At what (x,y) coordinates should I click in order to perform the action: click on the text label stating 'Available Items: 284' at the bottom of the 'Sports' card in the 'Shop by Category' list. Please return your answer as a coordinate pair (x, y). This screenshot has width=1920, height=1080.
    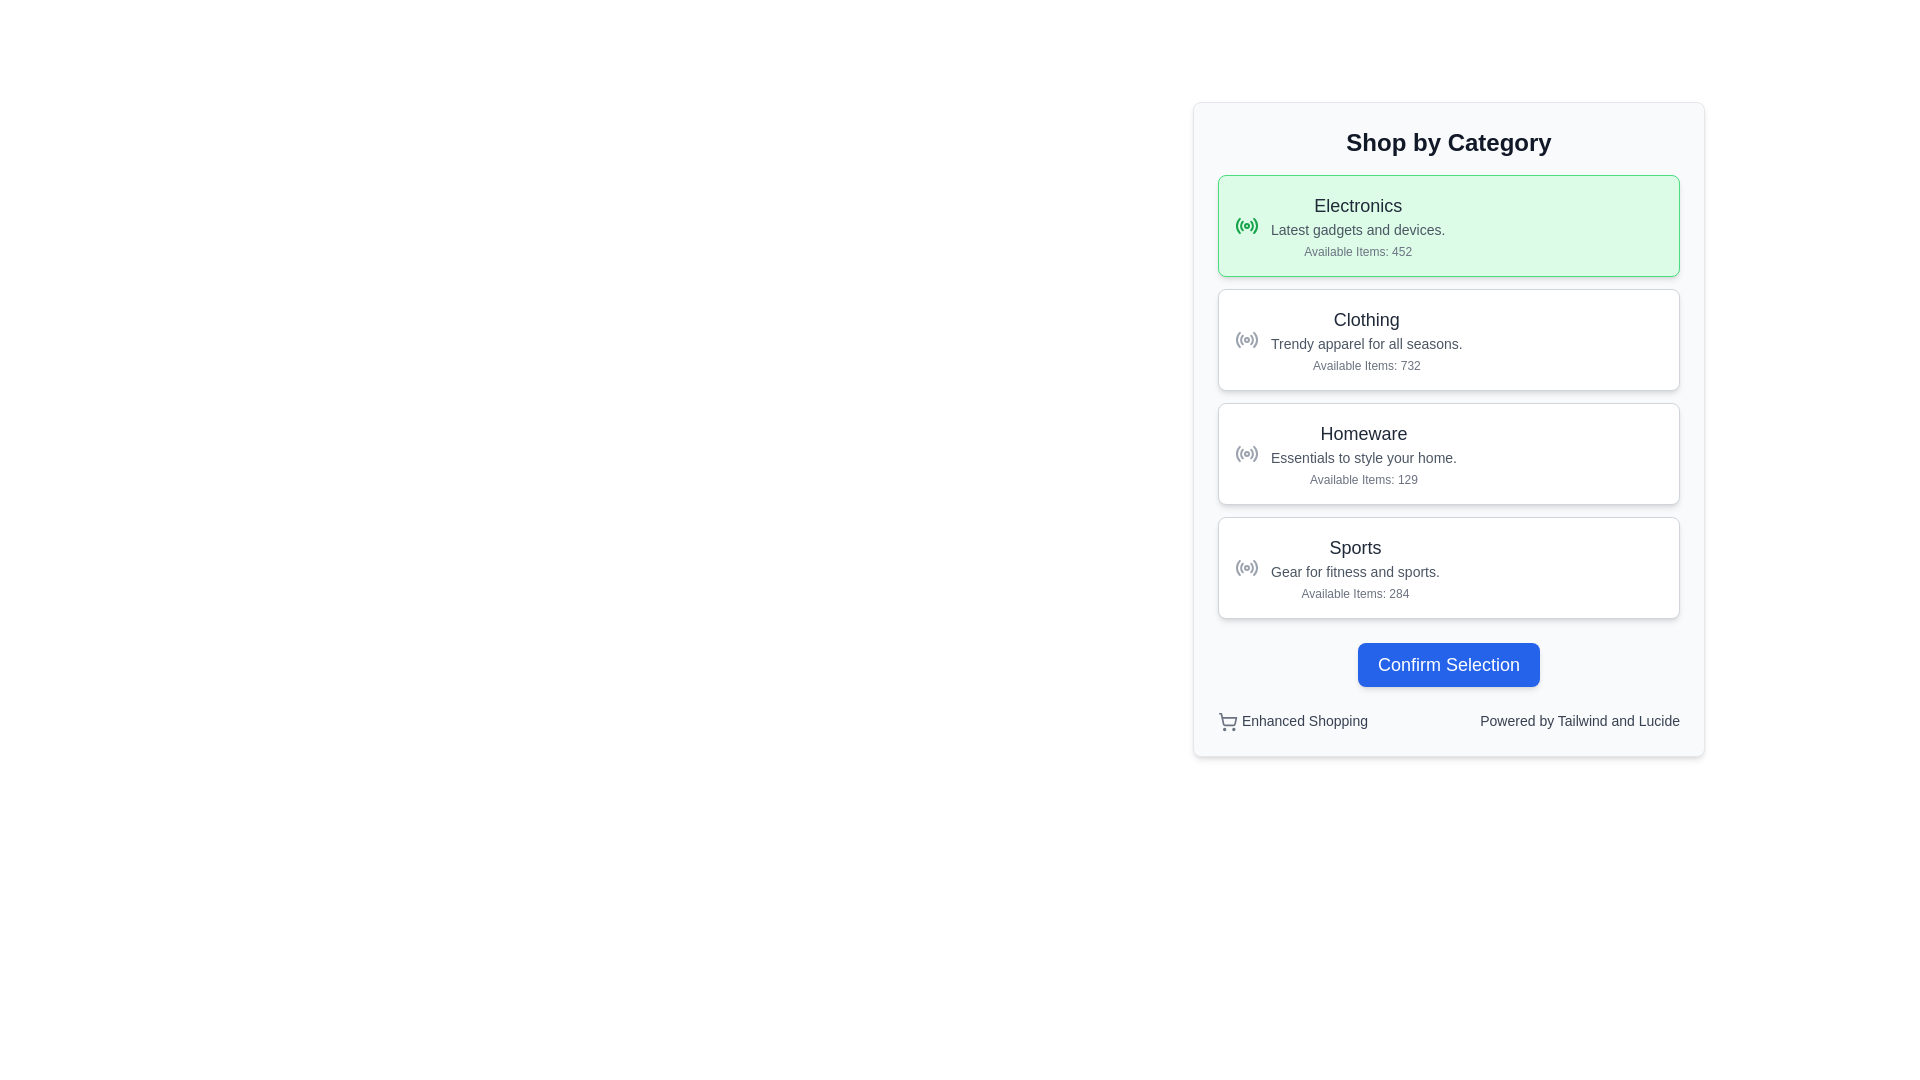
    Looking at the image, I should click on (1355, 593).